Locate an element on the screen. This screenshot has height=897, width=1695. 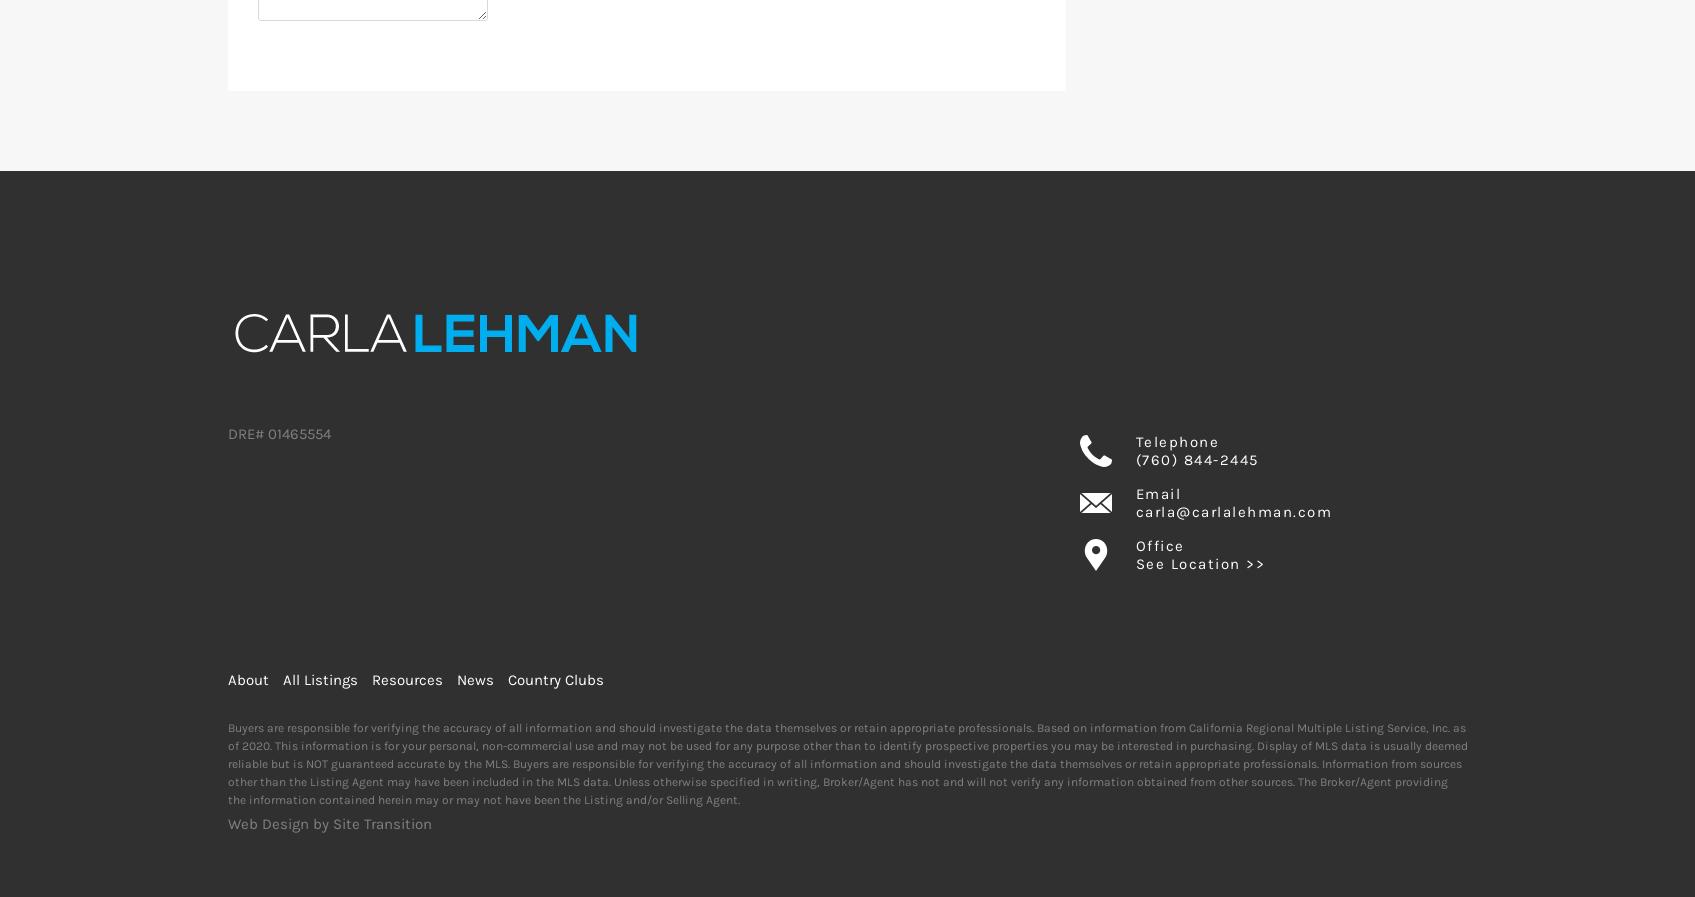
'Email' is located at coordinates (1157, 493).